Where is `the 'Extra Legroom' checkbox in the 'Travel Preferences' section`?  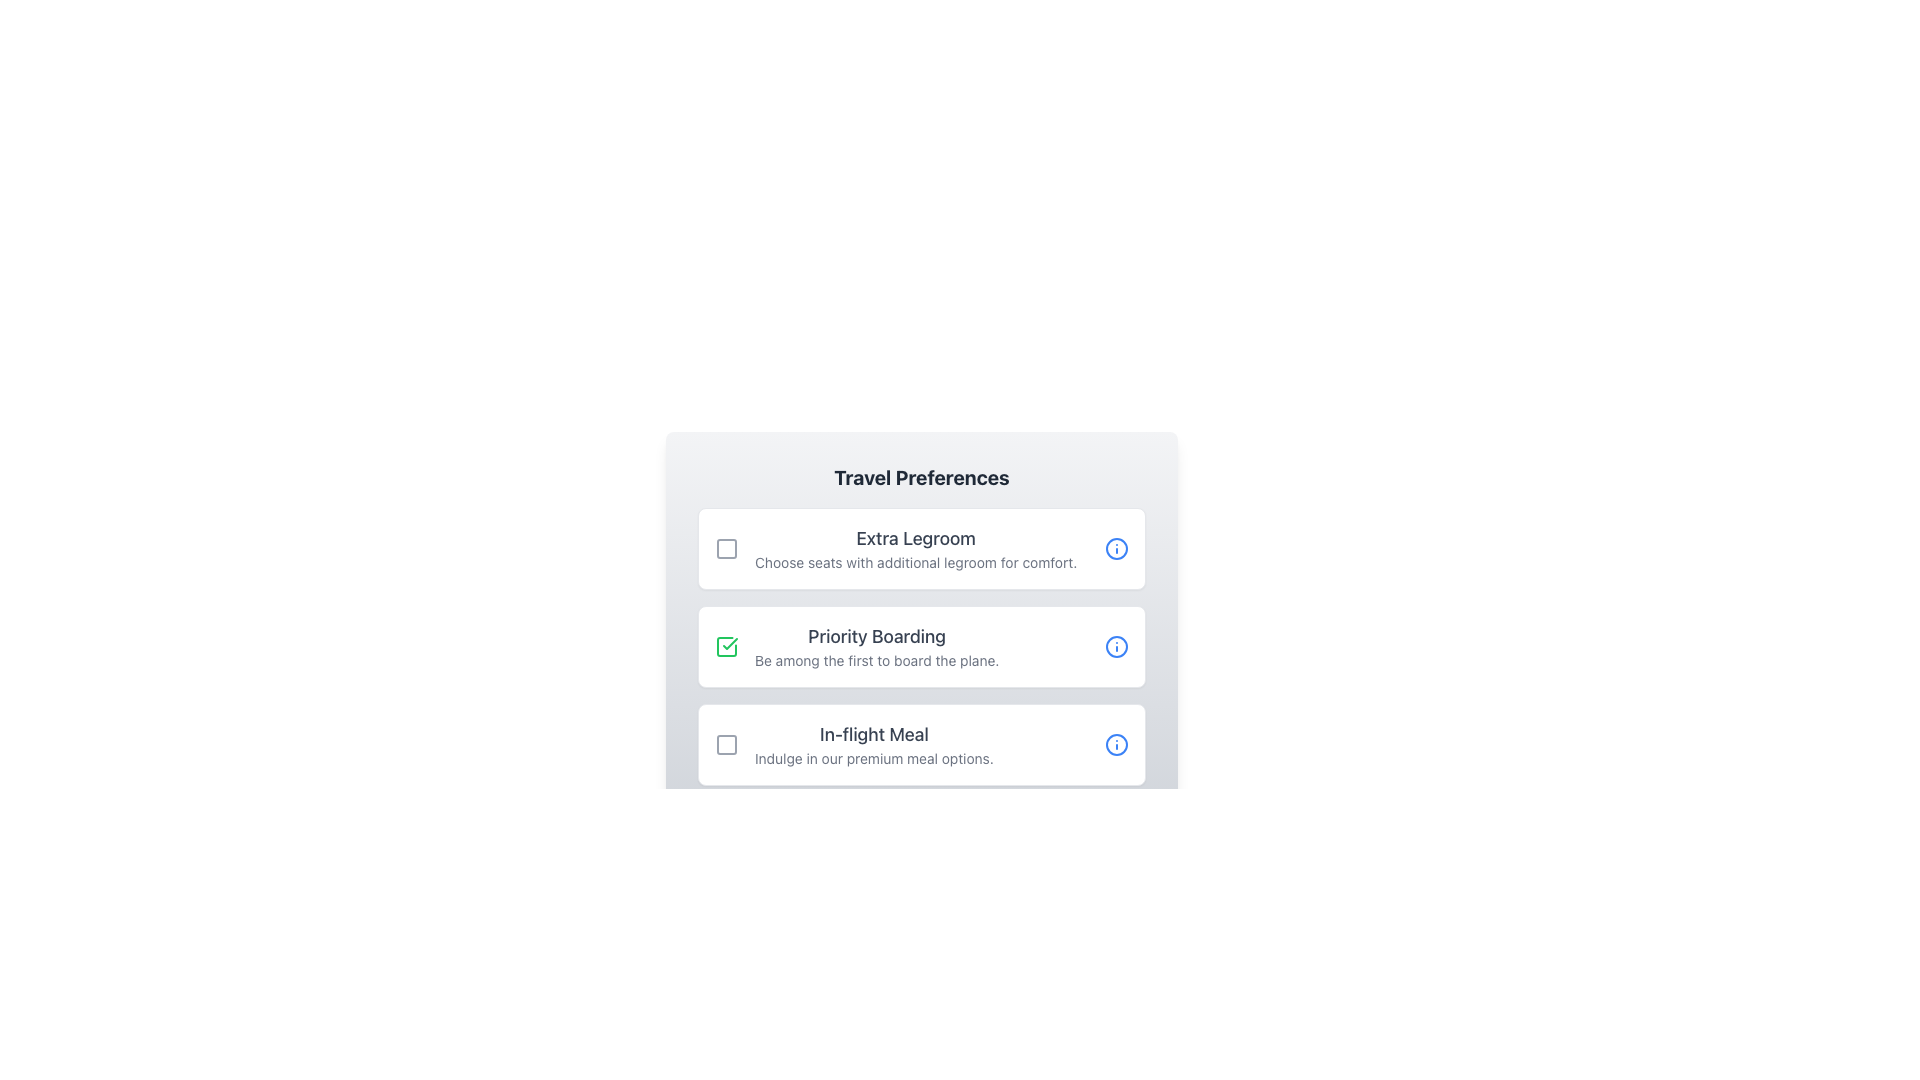
the 'Extra Legroom' checkbox in the 'Travel Preferences' section is located at coordinates (895, 548).